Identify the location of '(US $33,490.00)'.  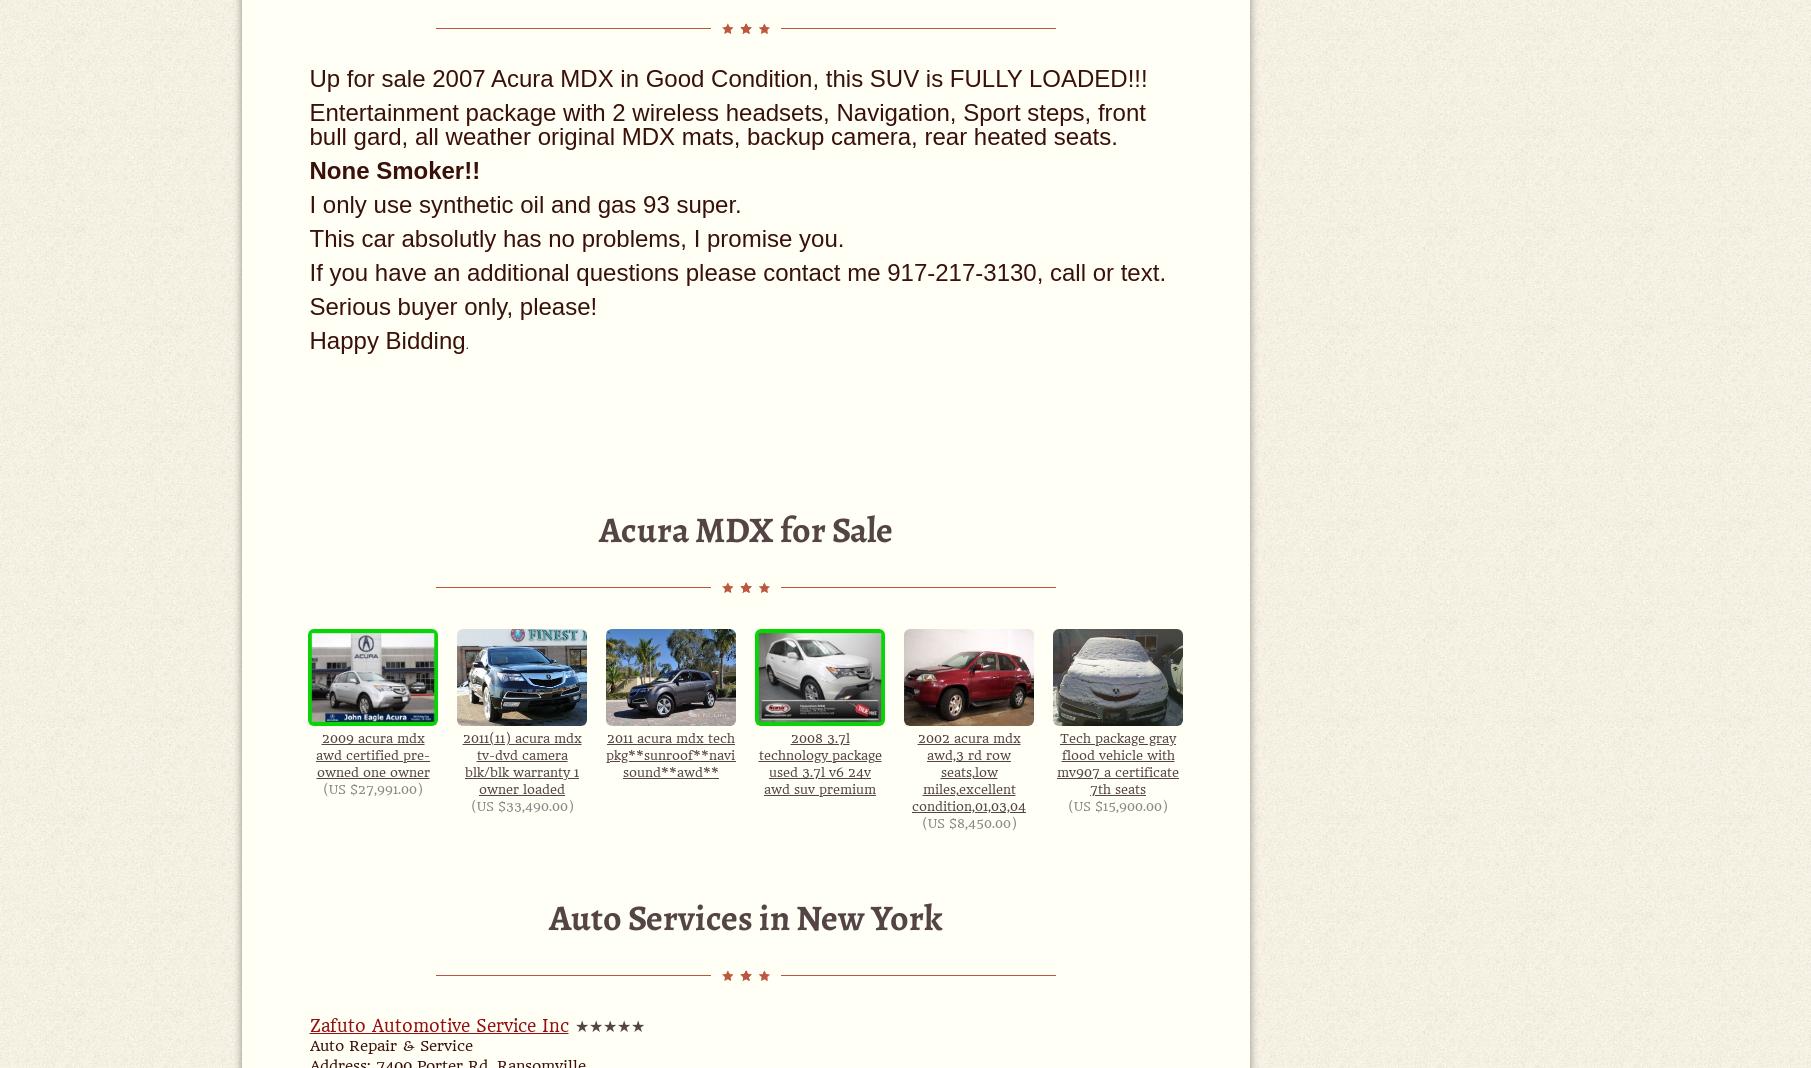
(469, 805).